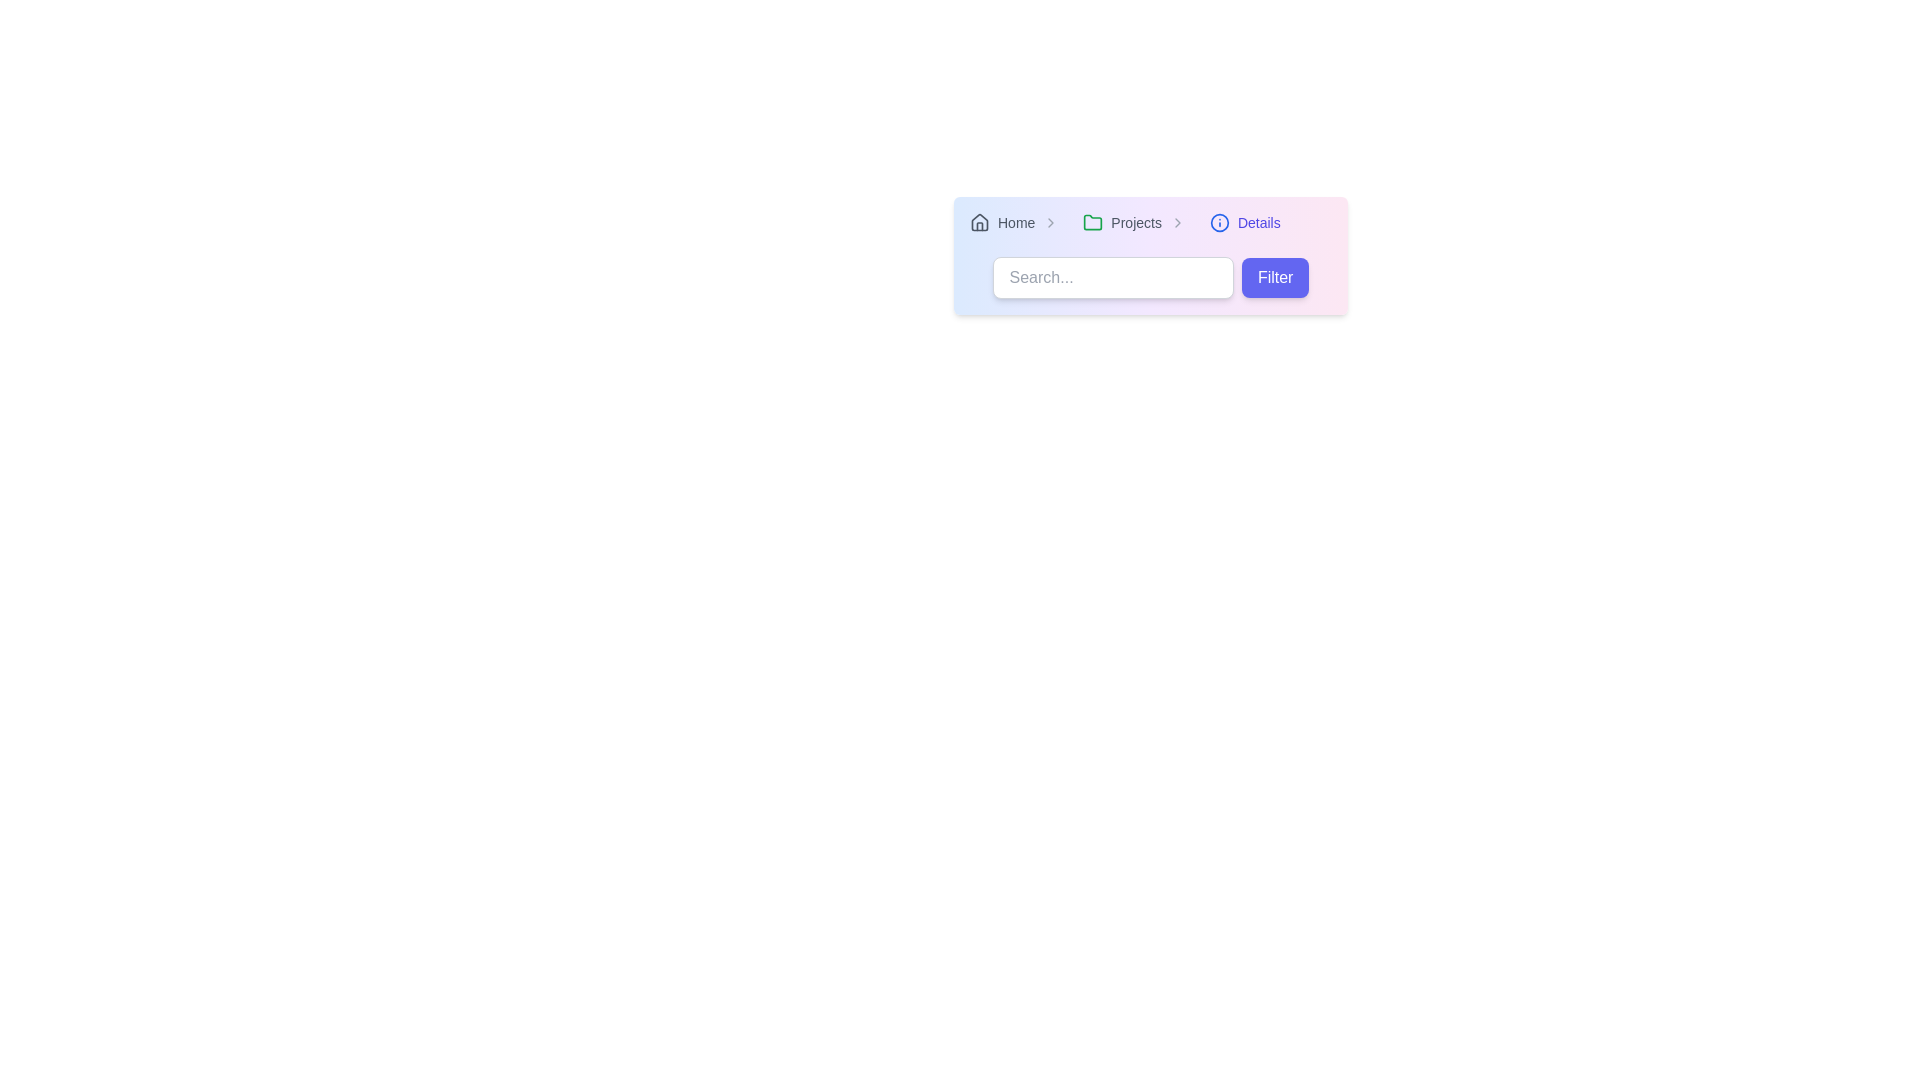  What do you see at coordinates (1274, 277) in the screenshot?
I see `the indigo 'Filter' button with rounded corners to trigger its hover state effect` at bounding box center [1274, 277].